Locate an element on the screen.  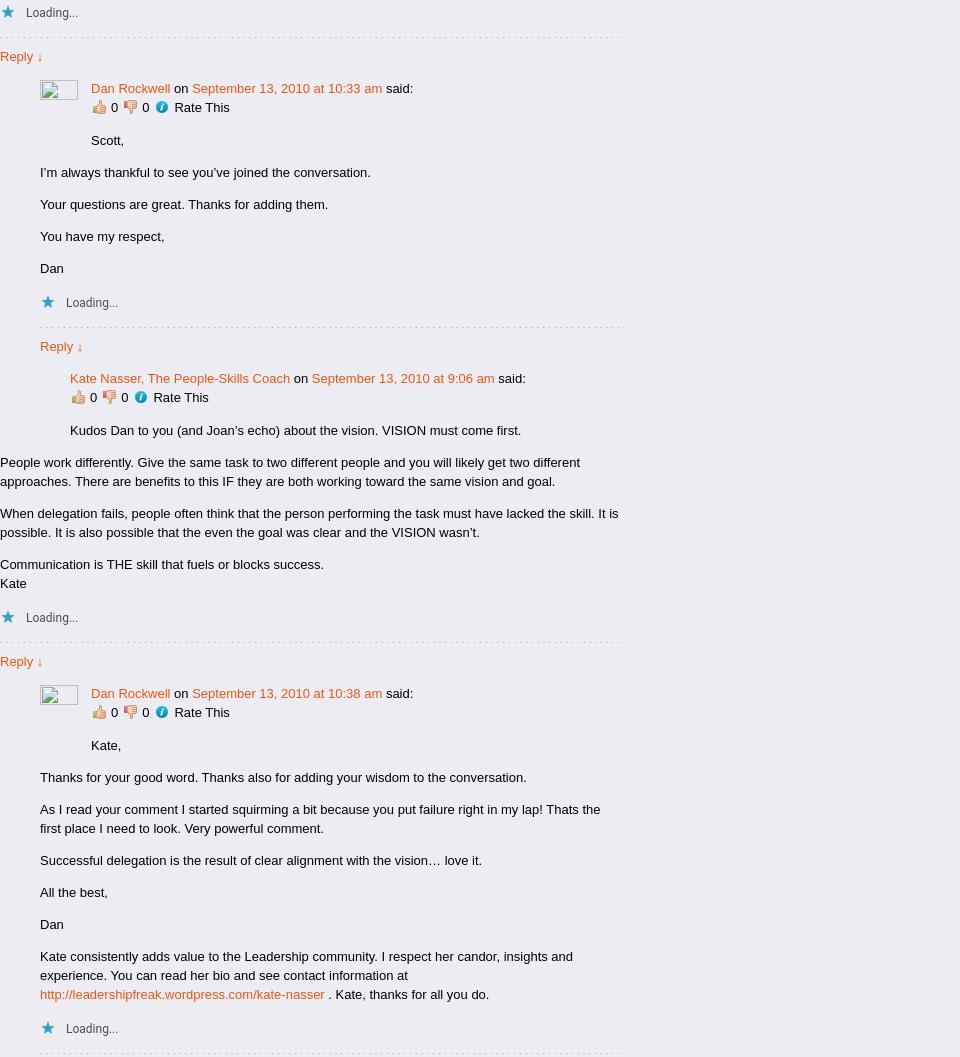
'Kate,' is located at coordinates (105, 744).